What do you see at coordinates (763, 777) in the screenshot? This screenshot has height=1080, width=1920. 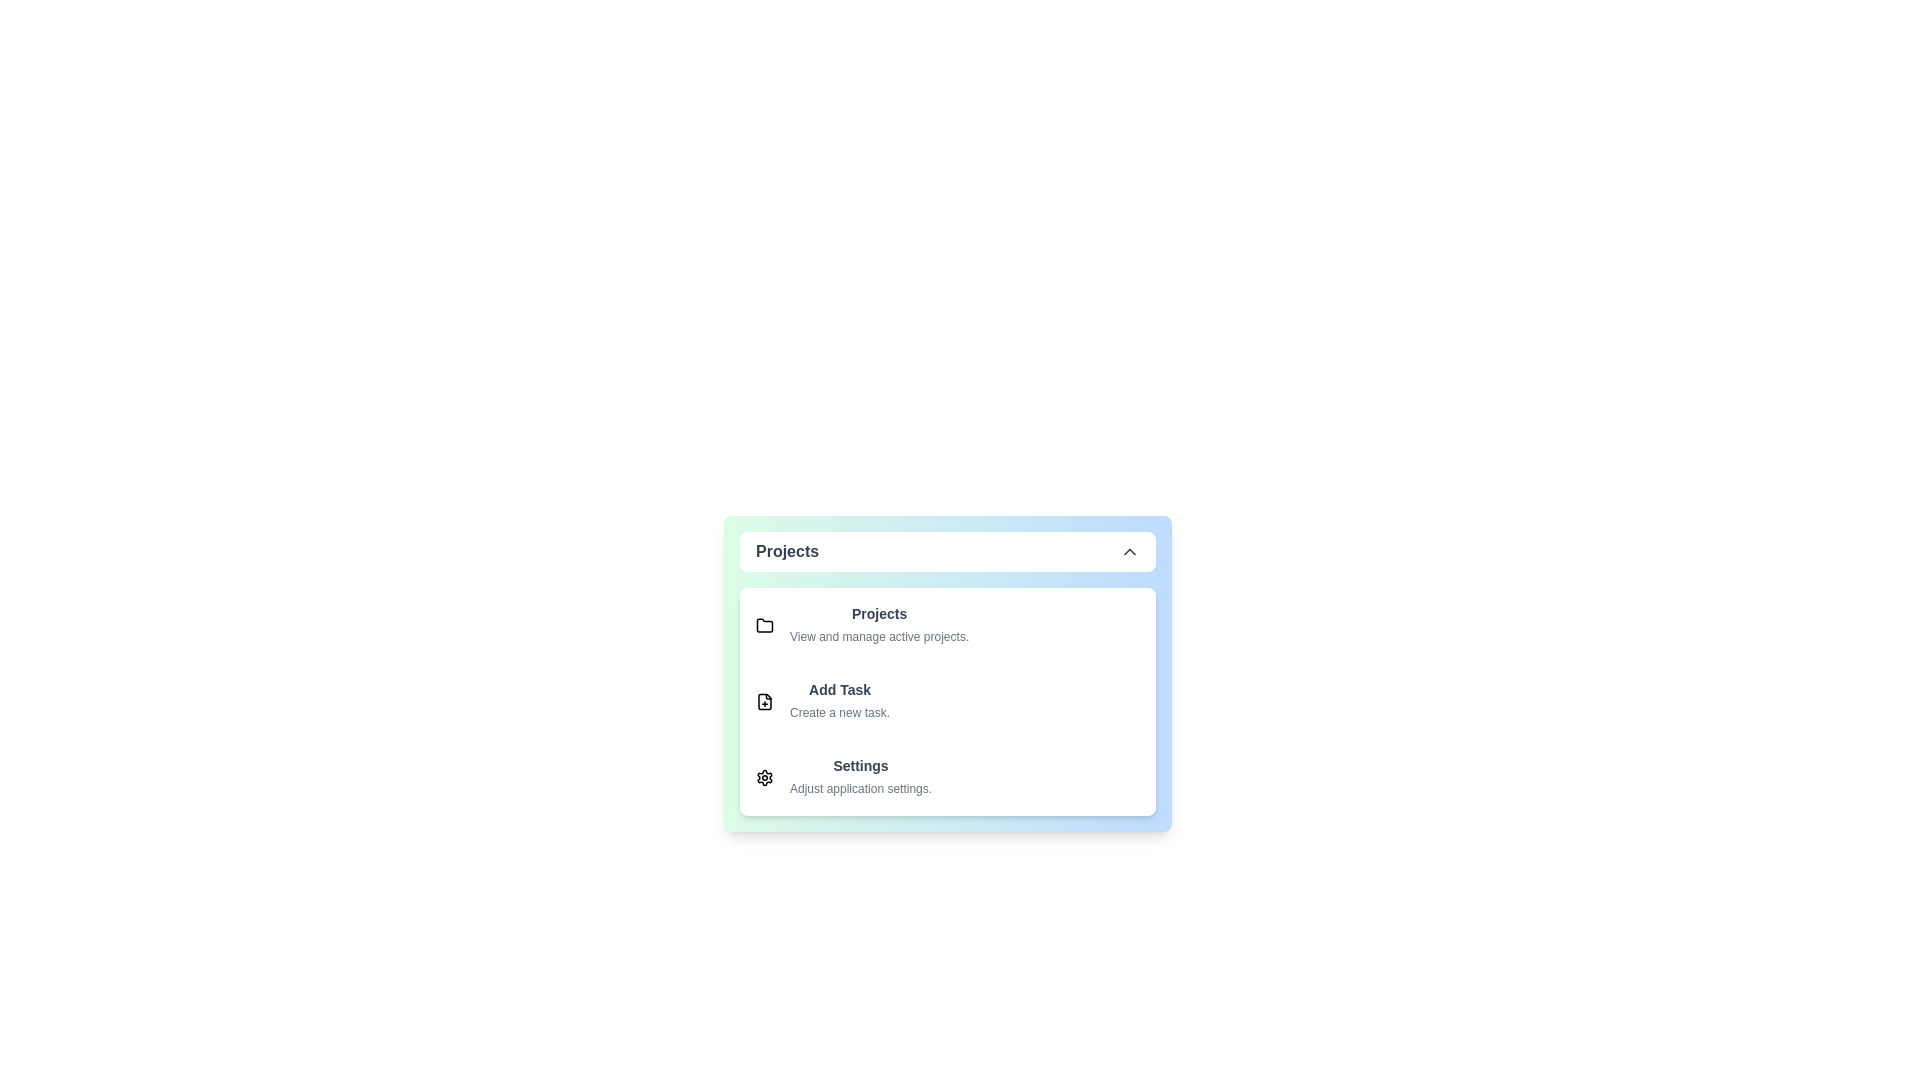 I see `the icon for Settings to interact with it` at bounding box center [763, 777].